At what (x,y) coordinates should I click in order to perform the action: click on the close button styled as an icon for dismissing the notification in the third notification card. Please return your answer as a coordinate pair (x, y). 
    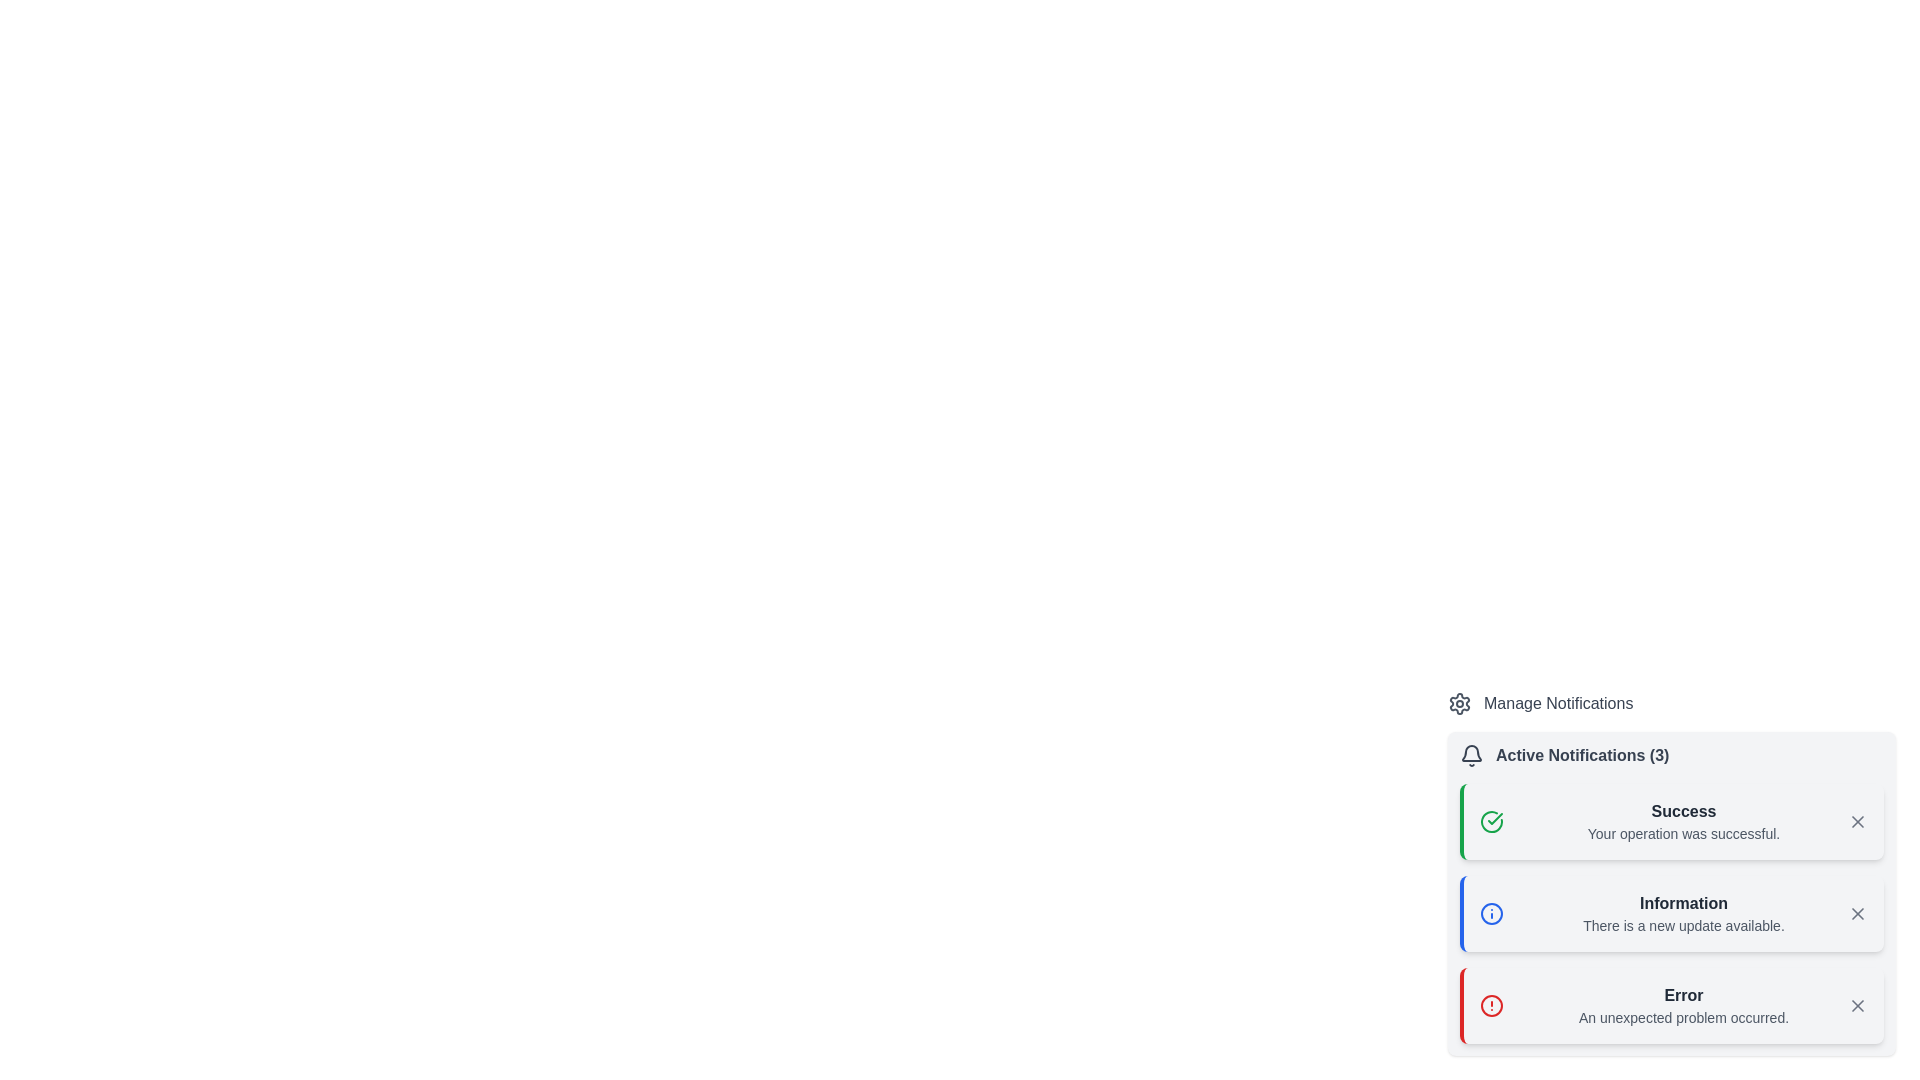
    Looking at the image, I should click on (1856, 914).